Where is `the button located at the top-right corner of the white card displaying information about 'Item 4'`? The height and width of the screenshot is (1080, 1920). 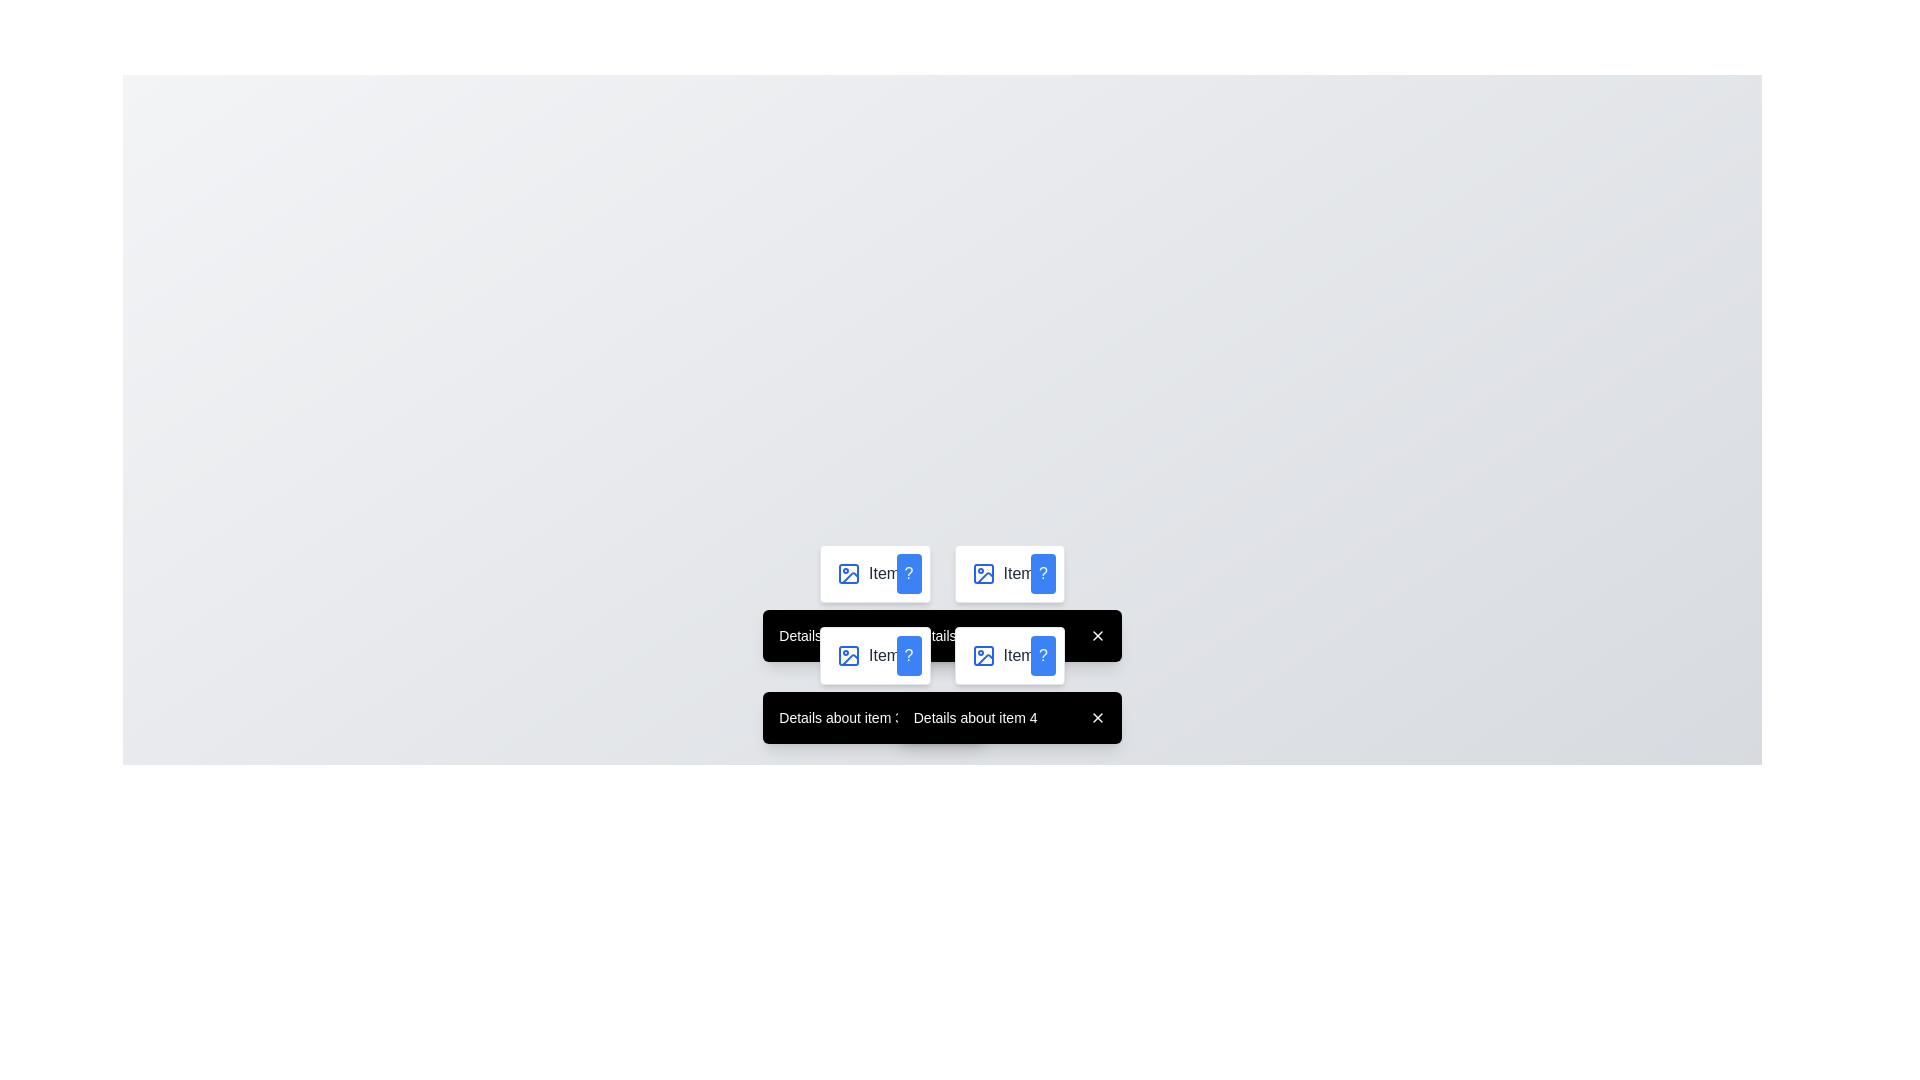
the button located at the top-right corner of the white card displaying information about 'Item 4' is located at coordinates (1042, 655).